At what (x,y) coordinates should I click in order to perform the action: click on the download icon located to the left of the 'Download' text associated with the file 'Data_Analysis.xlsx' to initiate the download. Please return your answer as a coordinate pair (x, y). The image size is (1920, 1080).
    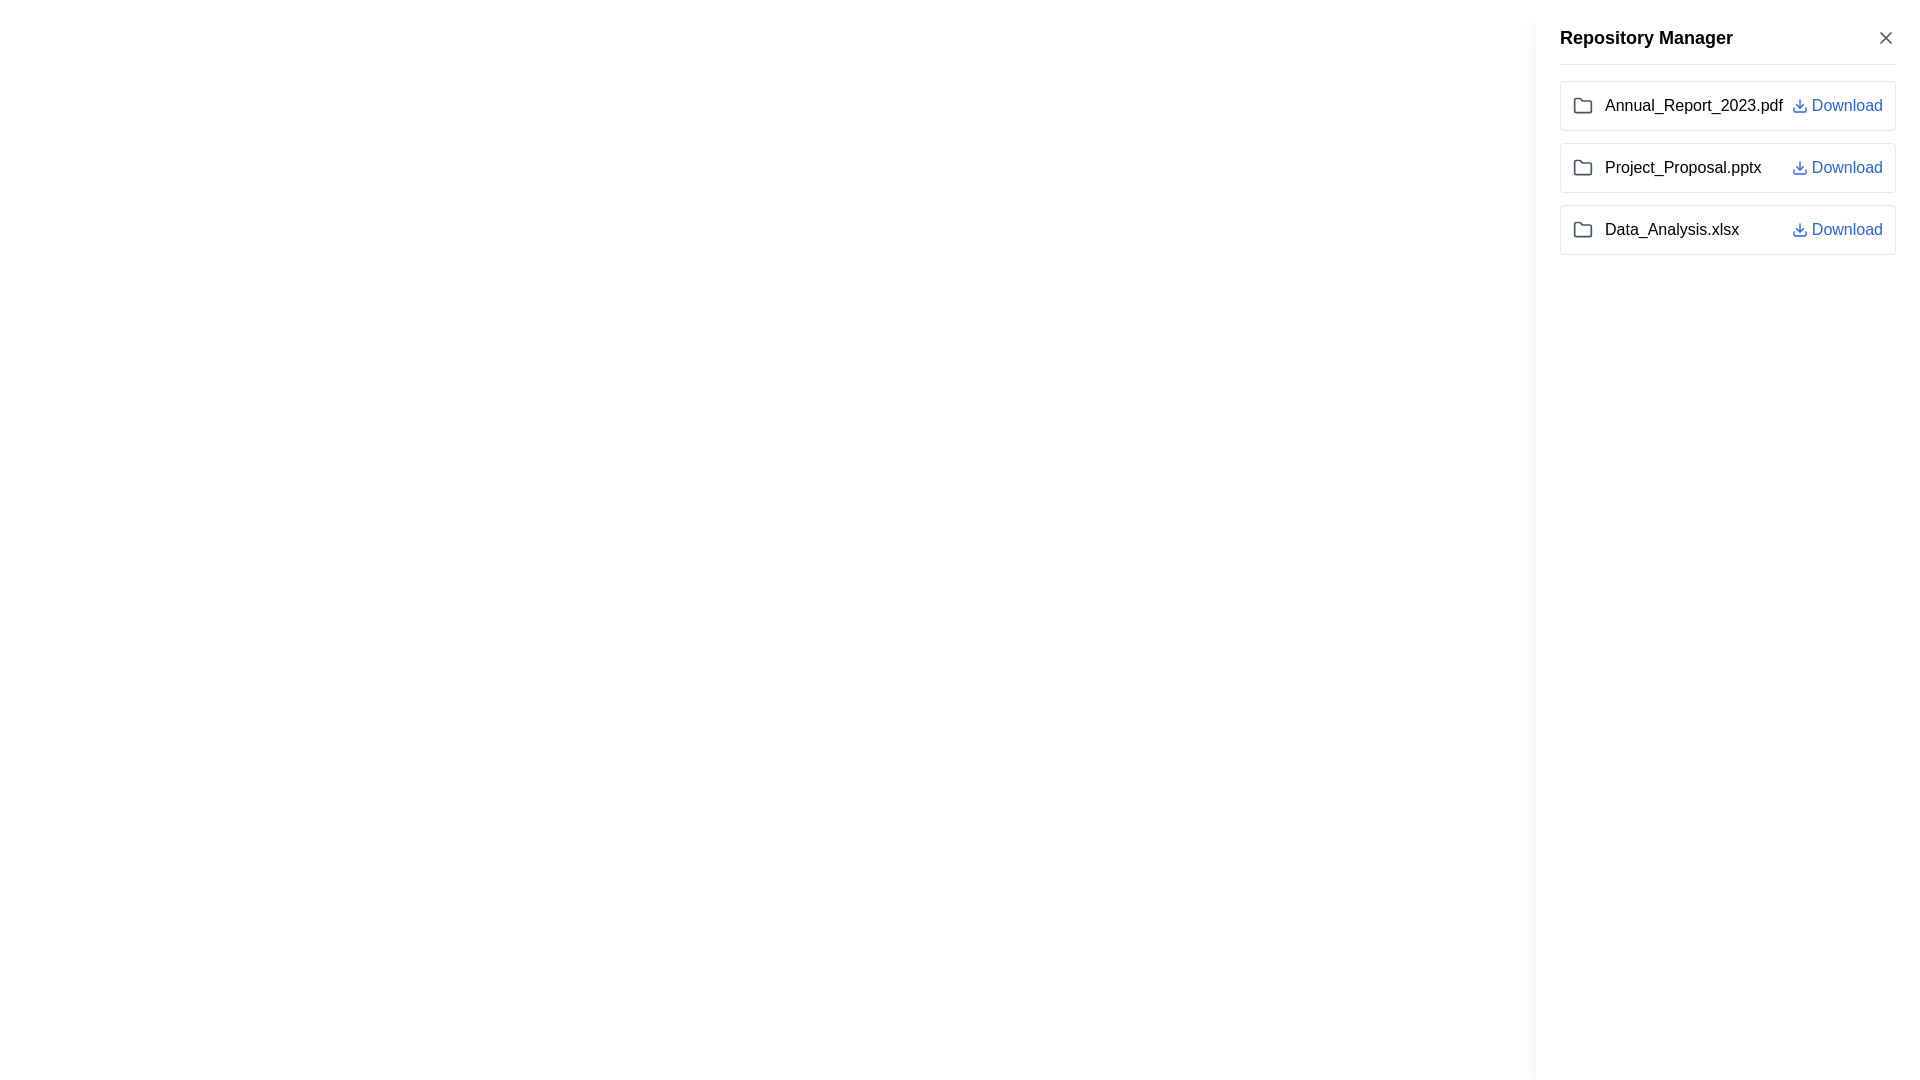
    Looking at the image, I should click on (1799, 229).